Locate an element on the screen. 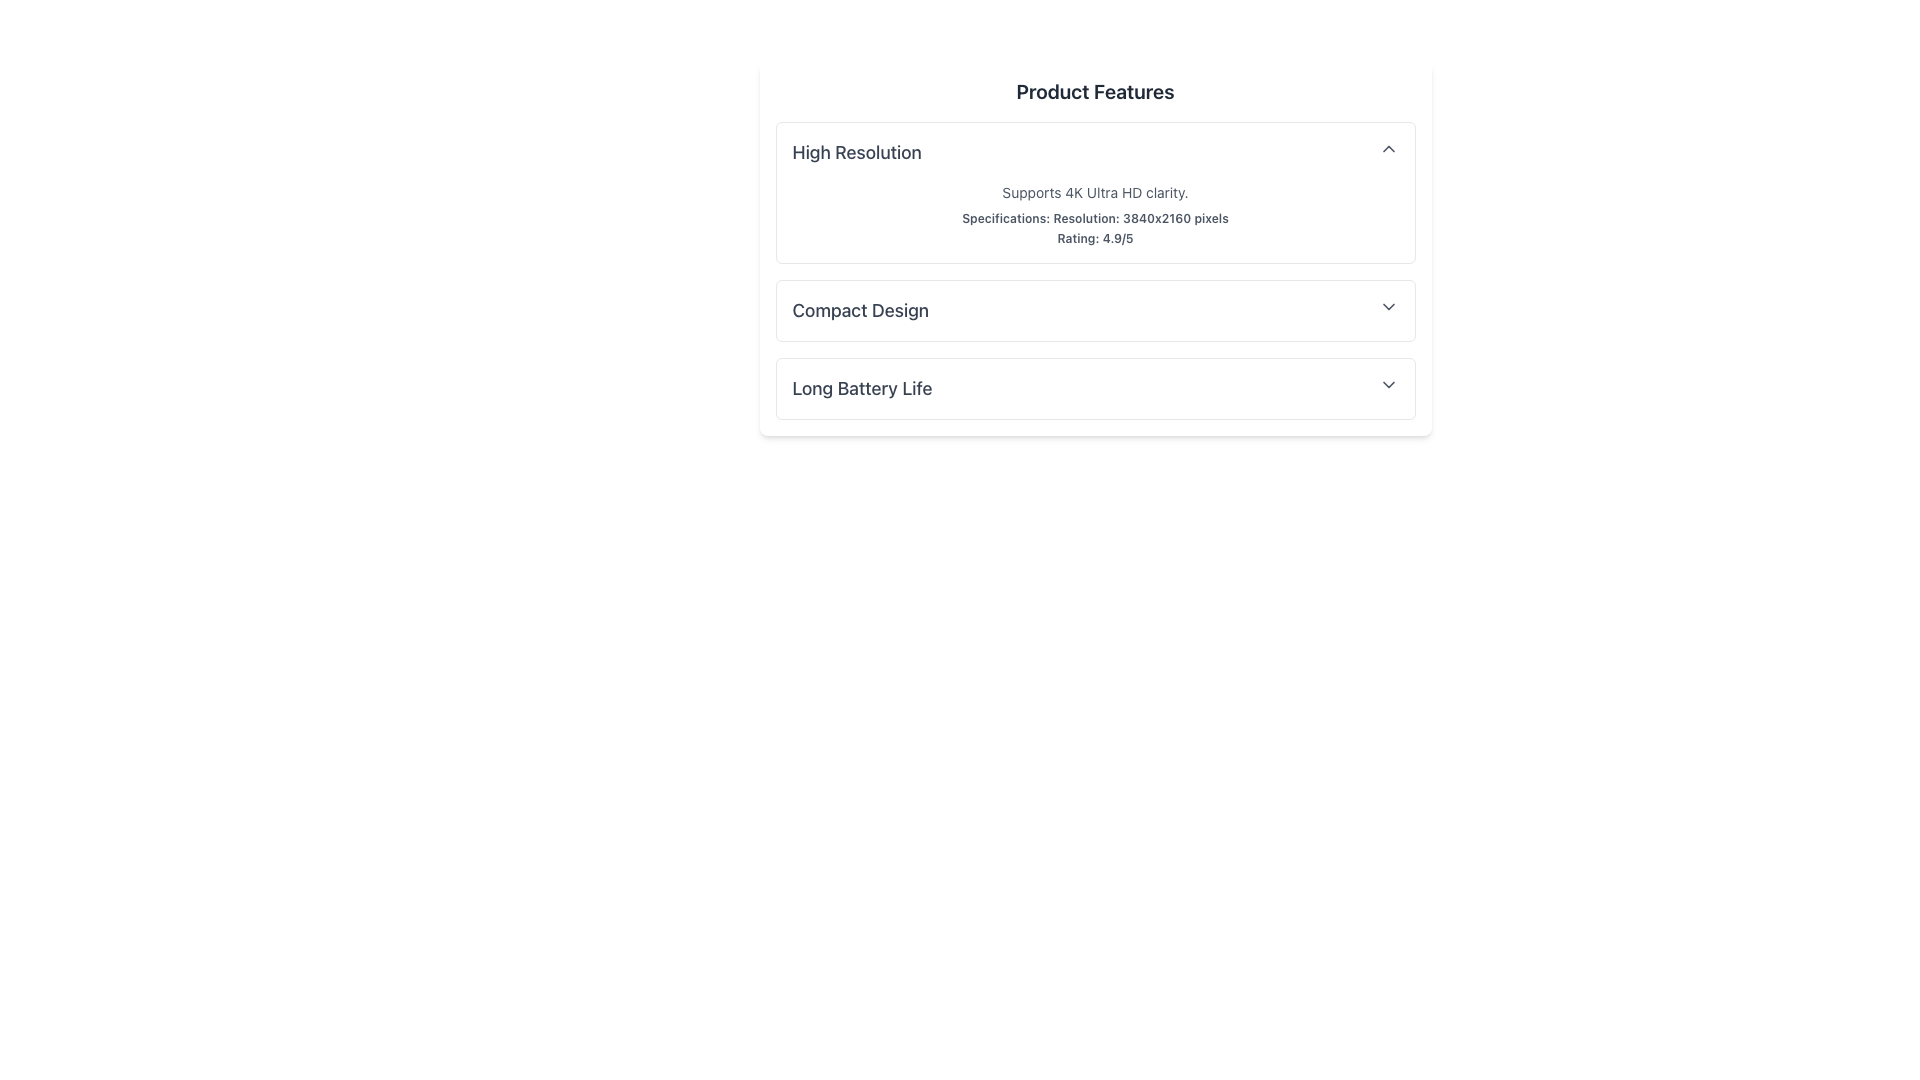 The width and height of the screenshot is (1920, 1080). the downward-pointing arrow icon with a minimalistic design and light gray color, located on the far right of the 'Compact Design' section is located at coordinates (1387, 307).